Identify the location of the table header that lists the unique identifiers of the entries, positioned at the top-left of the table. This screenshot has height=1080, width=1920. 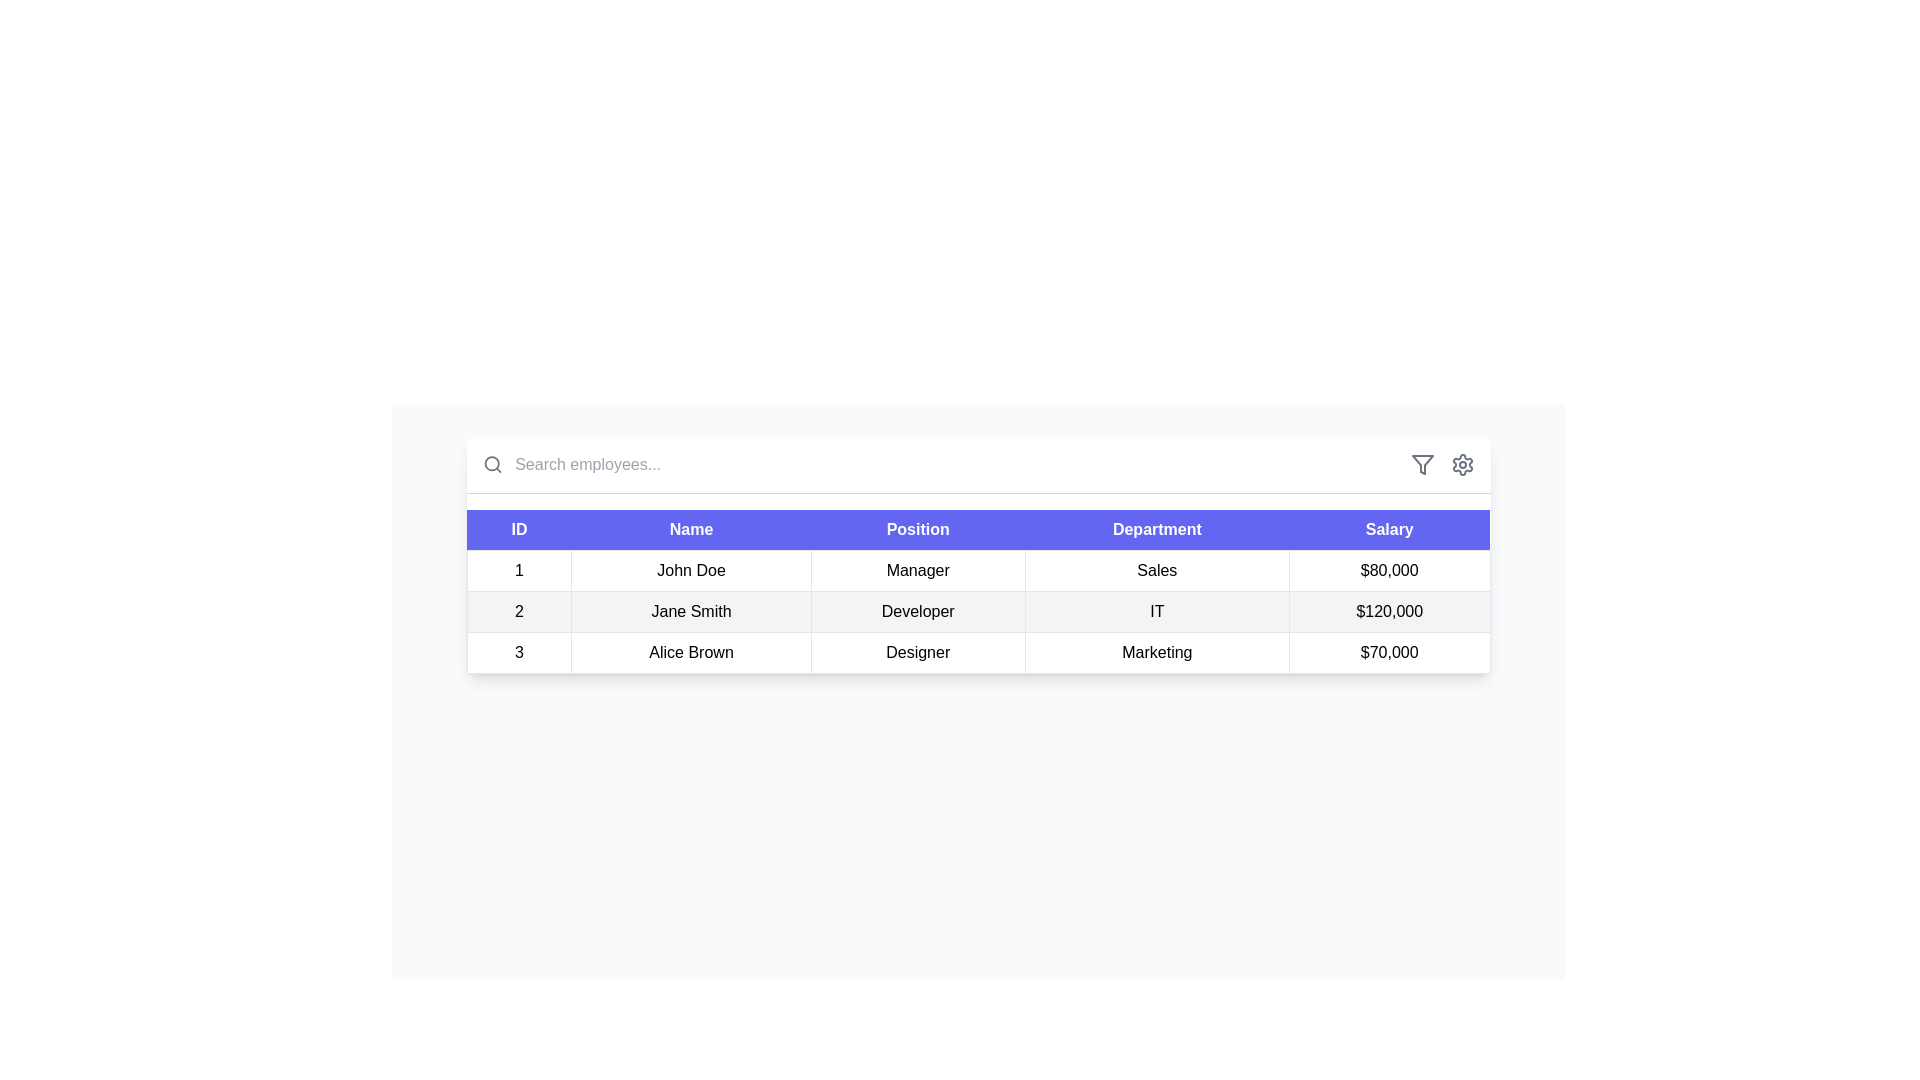
(519, 529).